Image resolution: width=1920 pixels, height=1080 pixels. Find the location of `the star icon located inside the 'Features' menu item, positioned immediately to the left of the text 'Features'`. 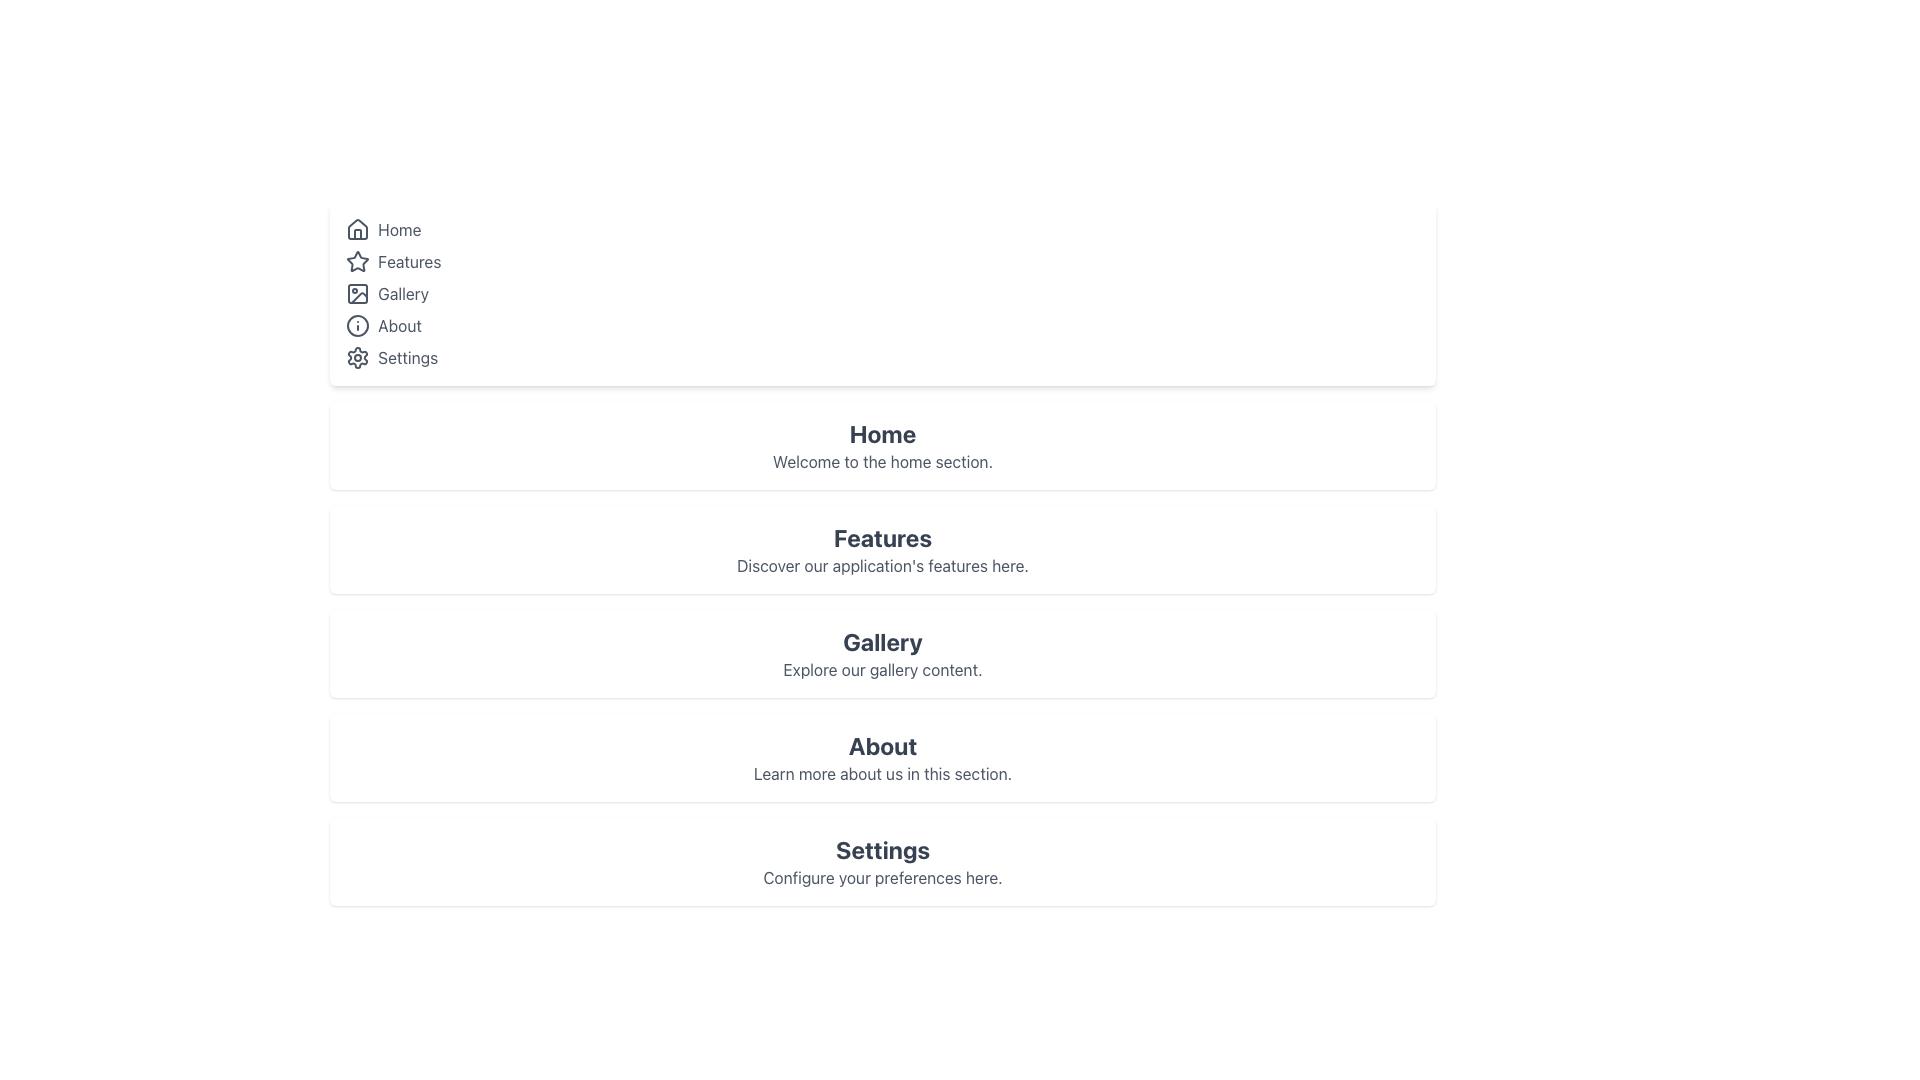

the star icon located inside the 'Features' menu item, positioned immediately to the left of the text 'Features' is located at coordinates (358, 261).